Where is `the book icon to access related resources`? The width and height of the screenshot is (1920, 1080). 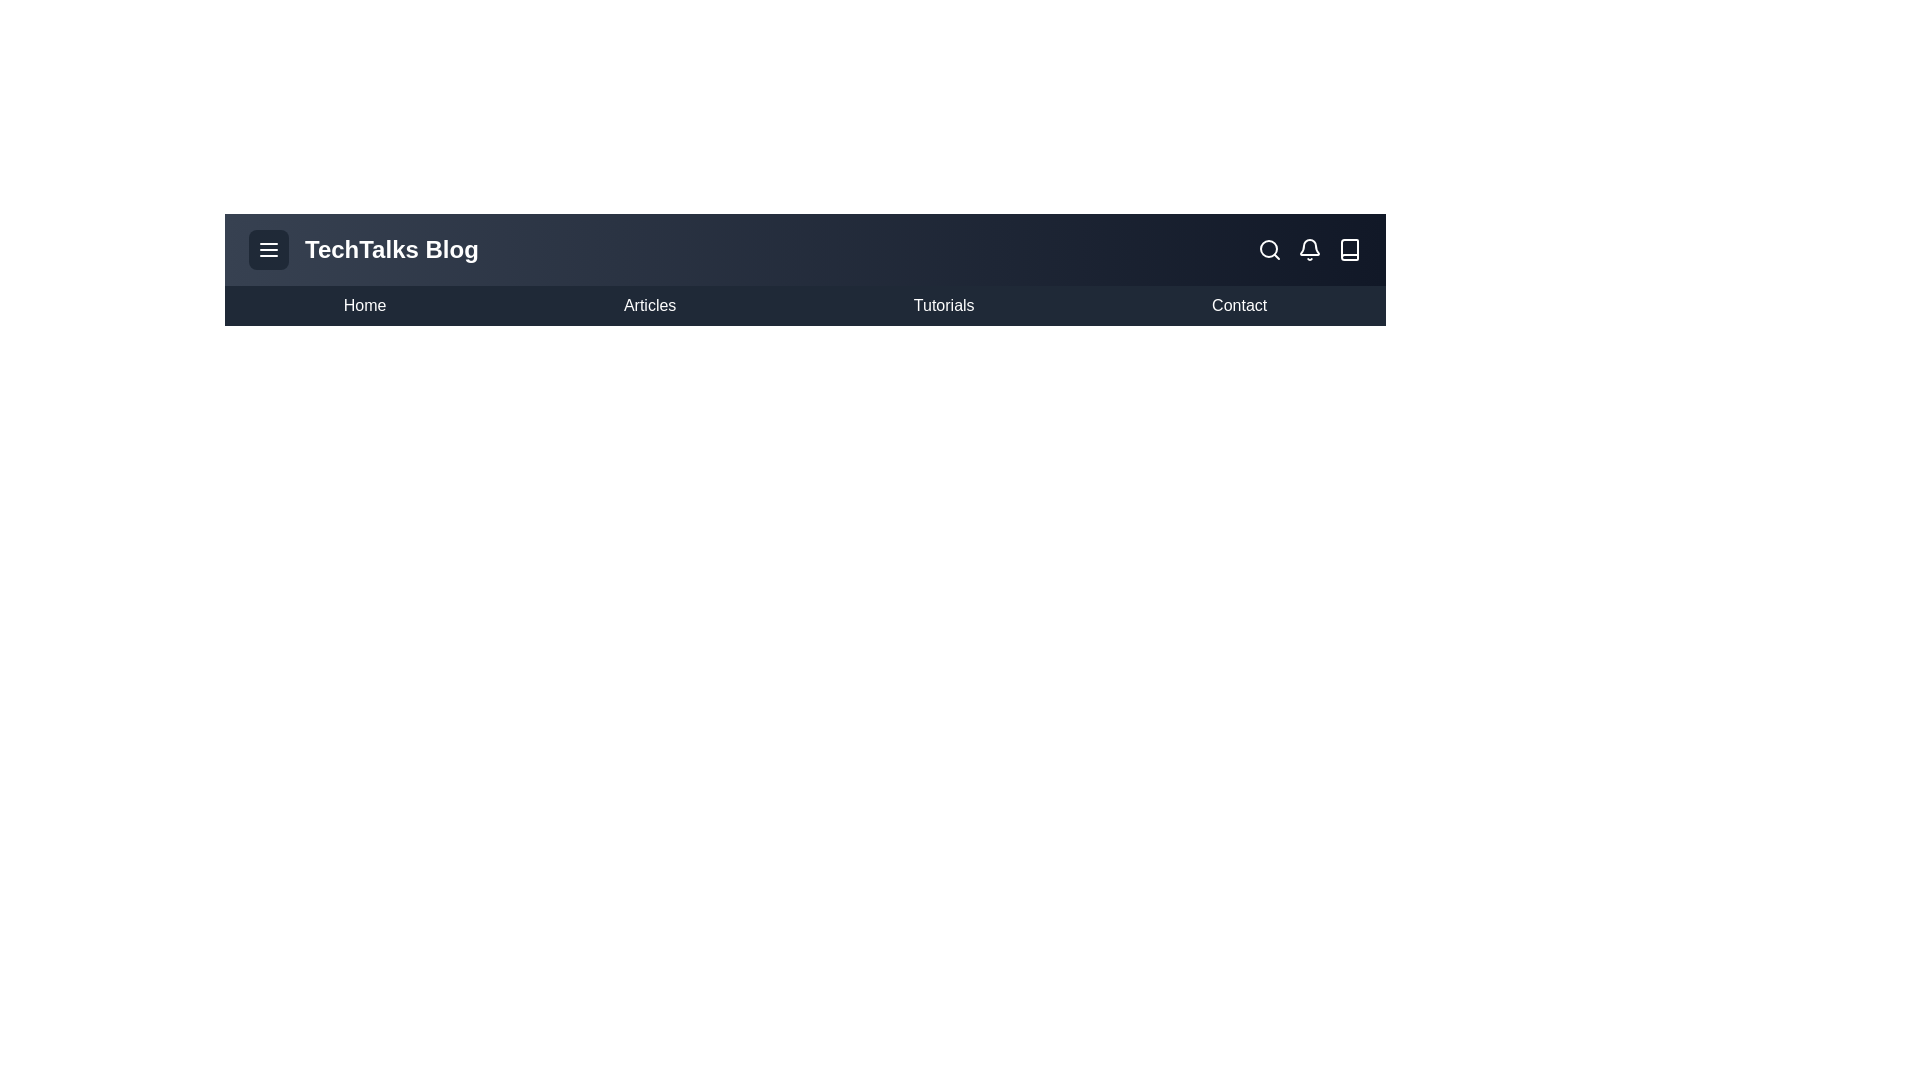
the book icon to access related resources is located at coordinates (1349, 249).